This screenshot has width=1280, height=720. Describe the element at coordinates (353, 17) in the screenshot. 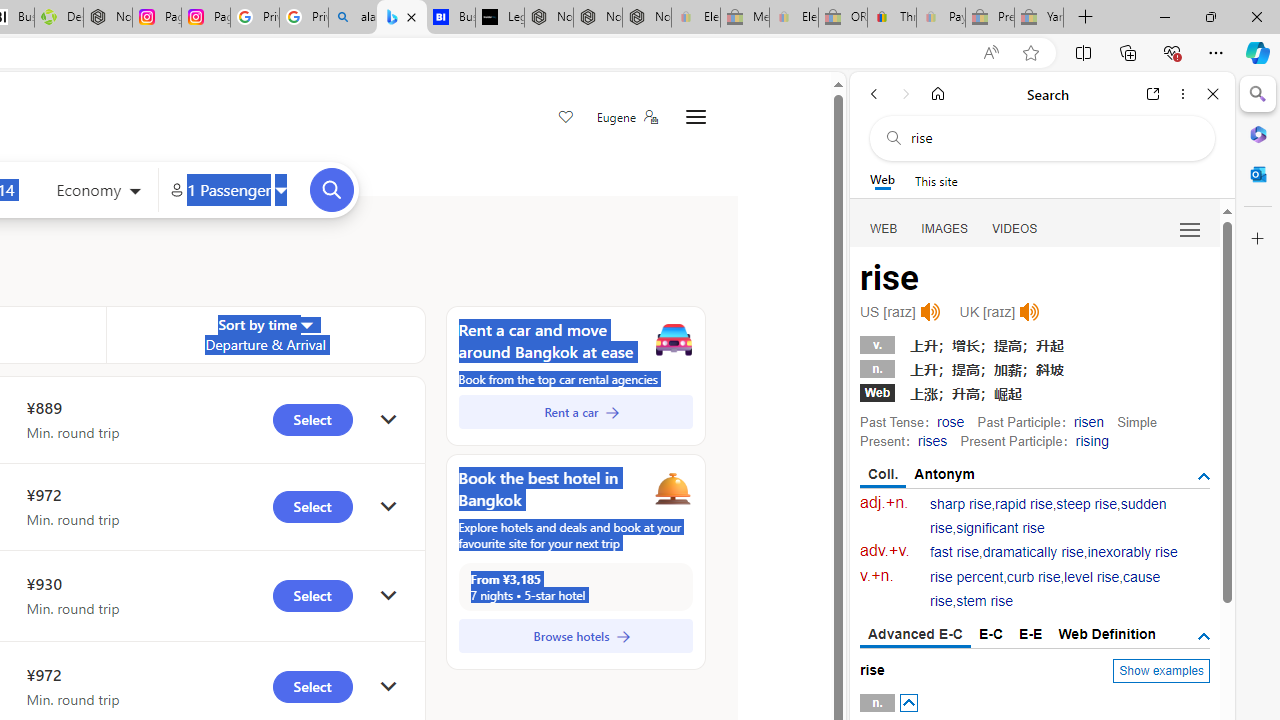

I see `'alabama high school quarterback dies - Search'` at that location.